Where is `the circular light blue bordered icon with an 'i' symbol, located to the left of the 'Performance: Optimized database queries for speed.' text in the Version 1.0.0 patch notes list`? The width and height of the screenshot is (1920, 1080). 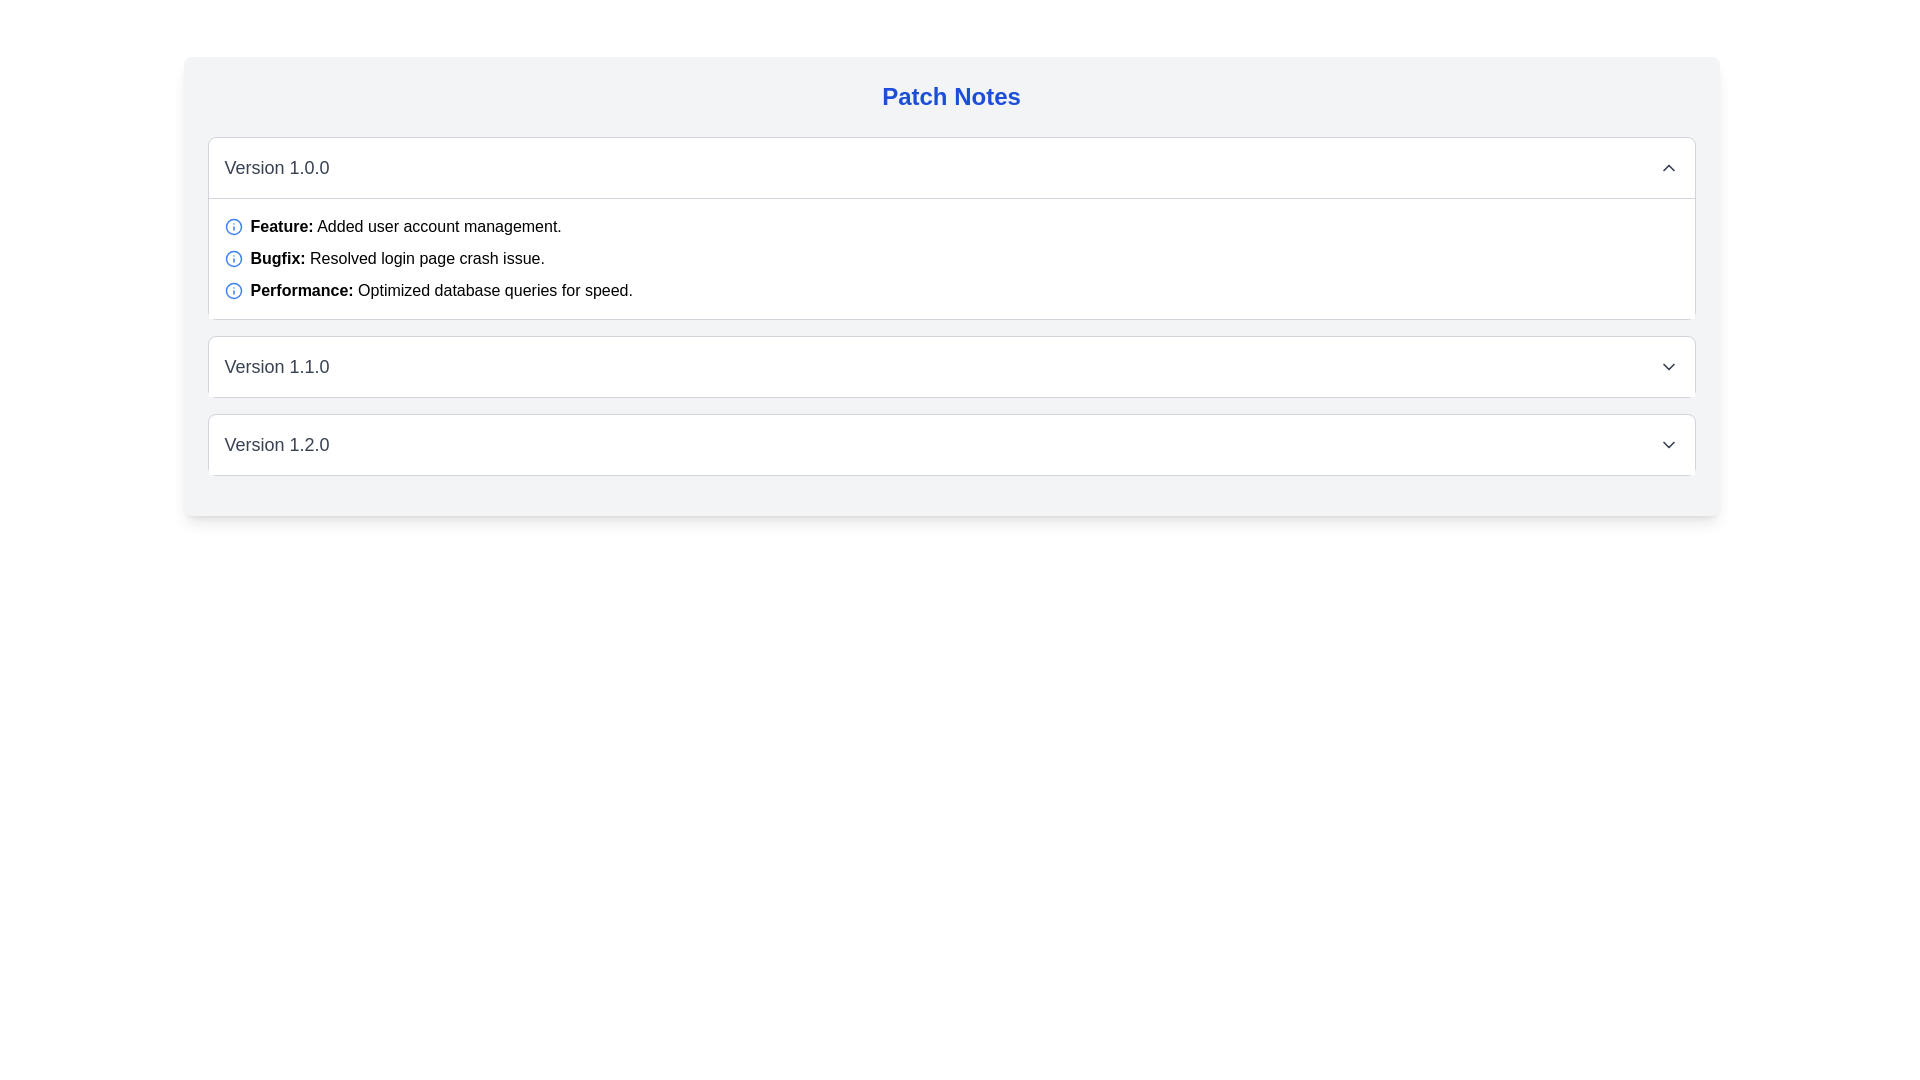
the circular light blue bordered icon with an 'i' symbol, located to the left of the 'Performance: Optimized database queries for speed.' text in the Version 1.0.0 patch notes list is located at coordinates (233, 290).